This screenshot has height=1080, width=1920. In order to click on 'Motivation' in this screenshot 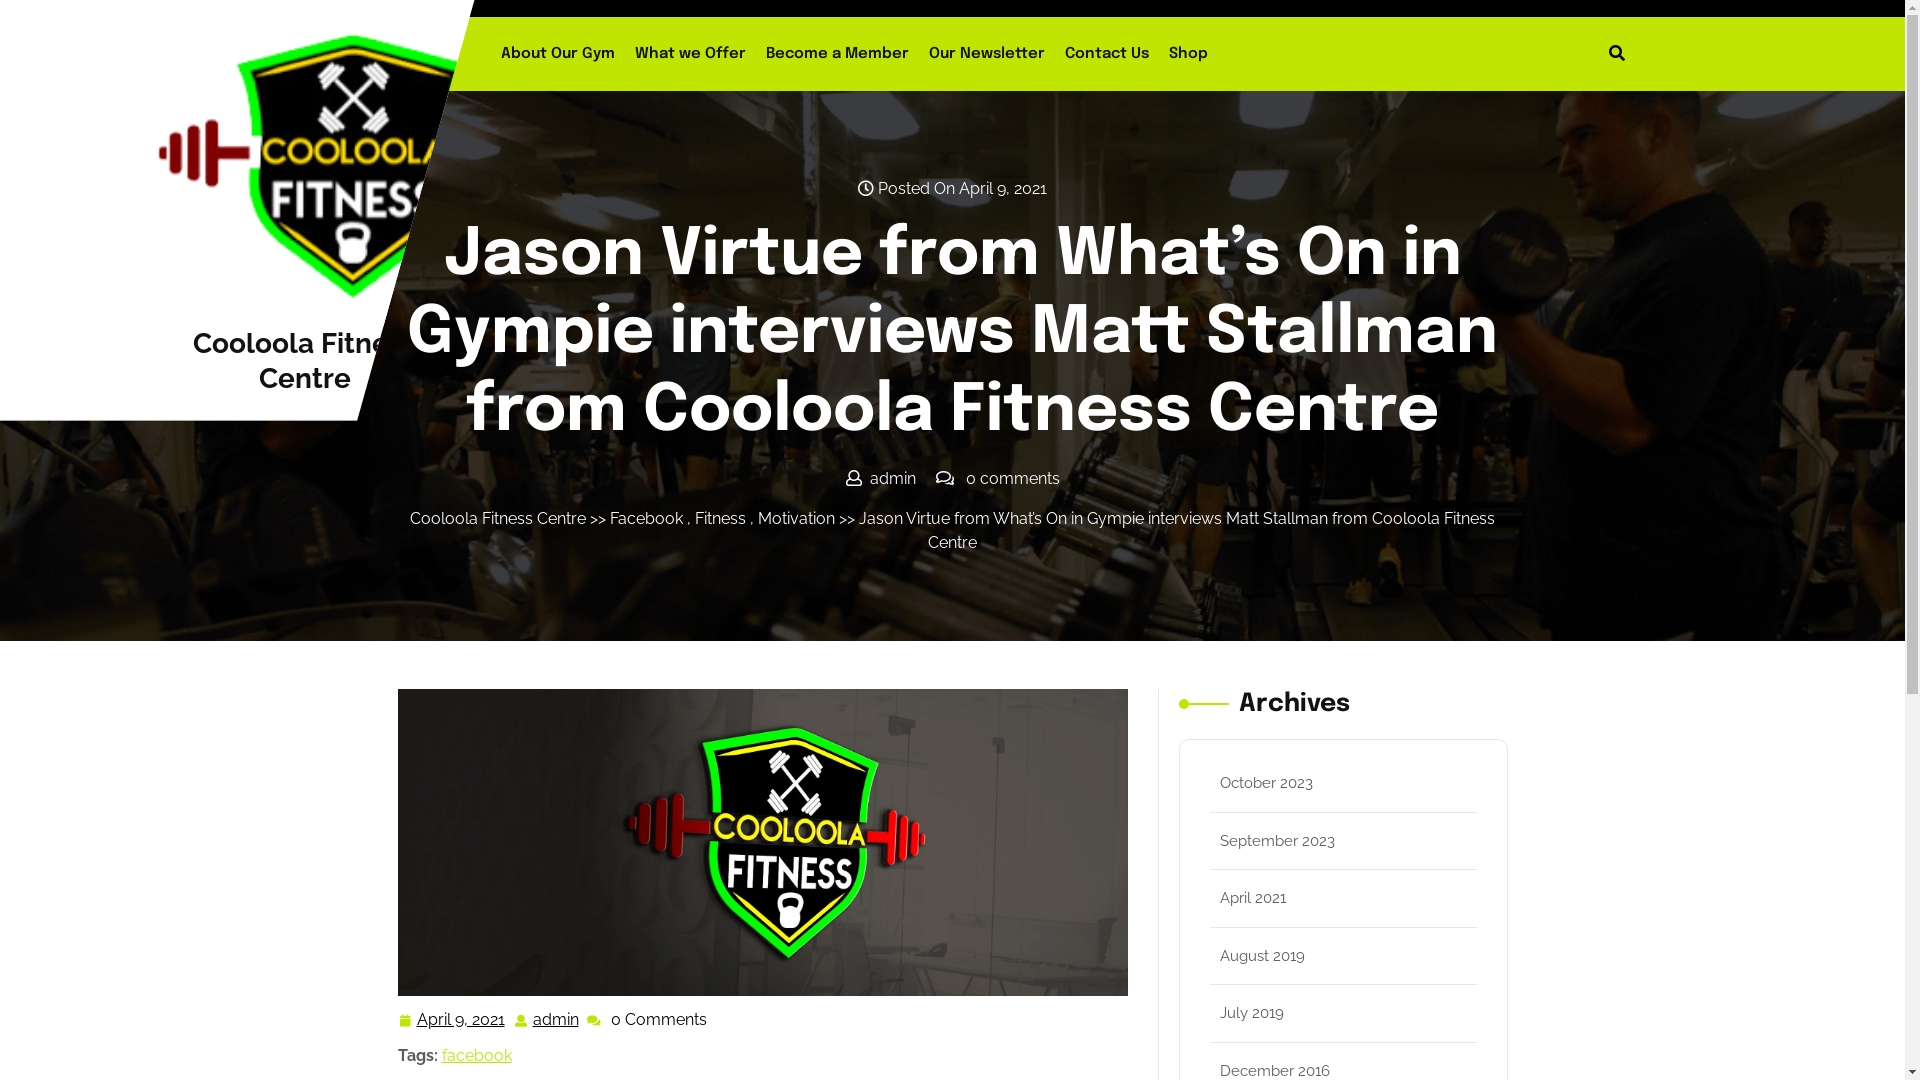, I will do `click(757, 517)`.